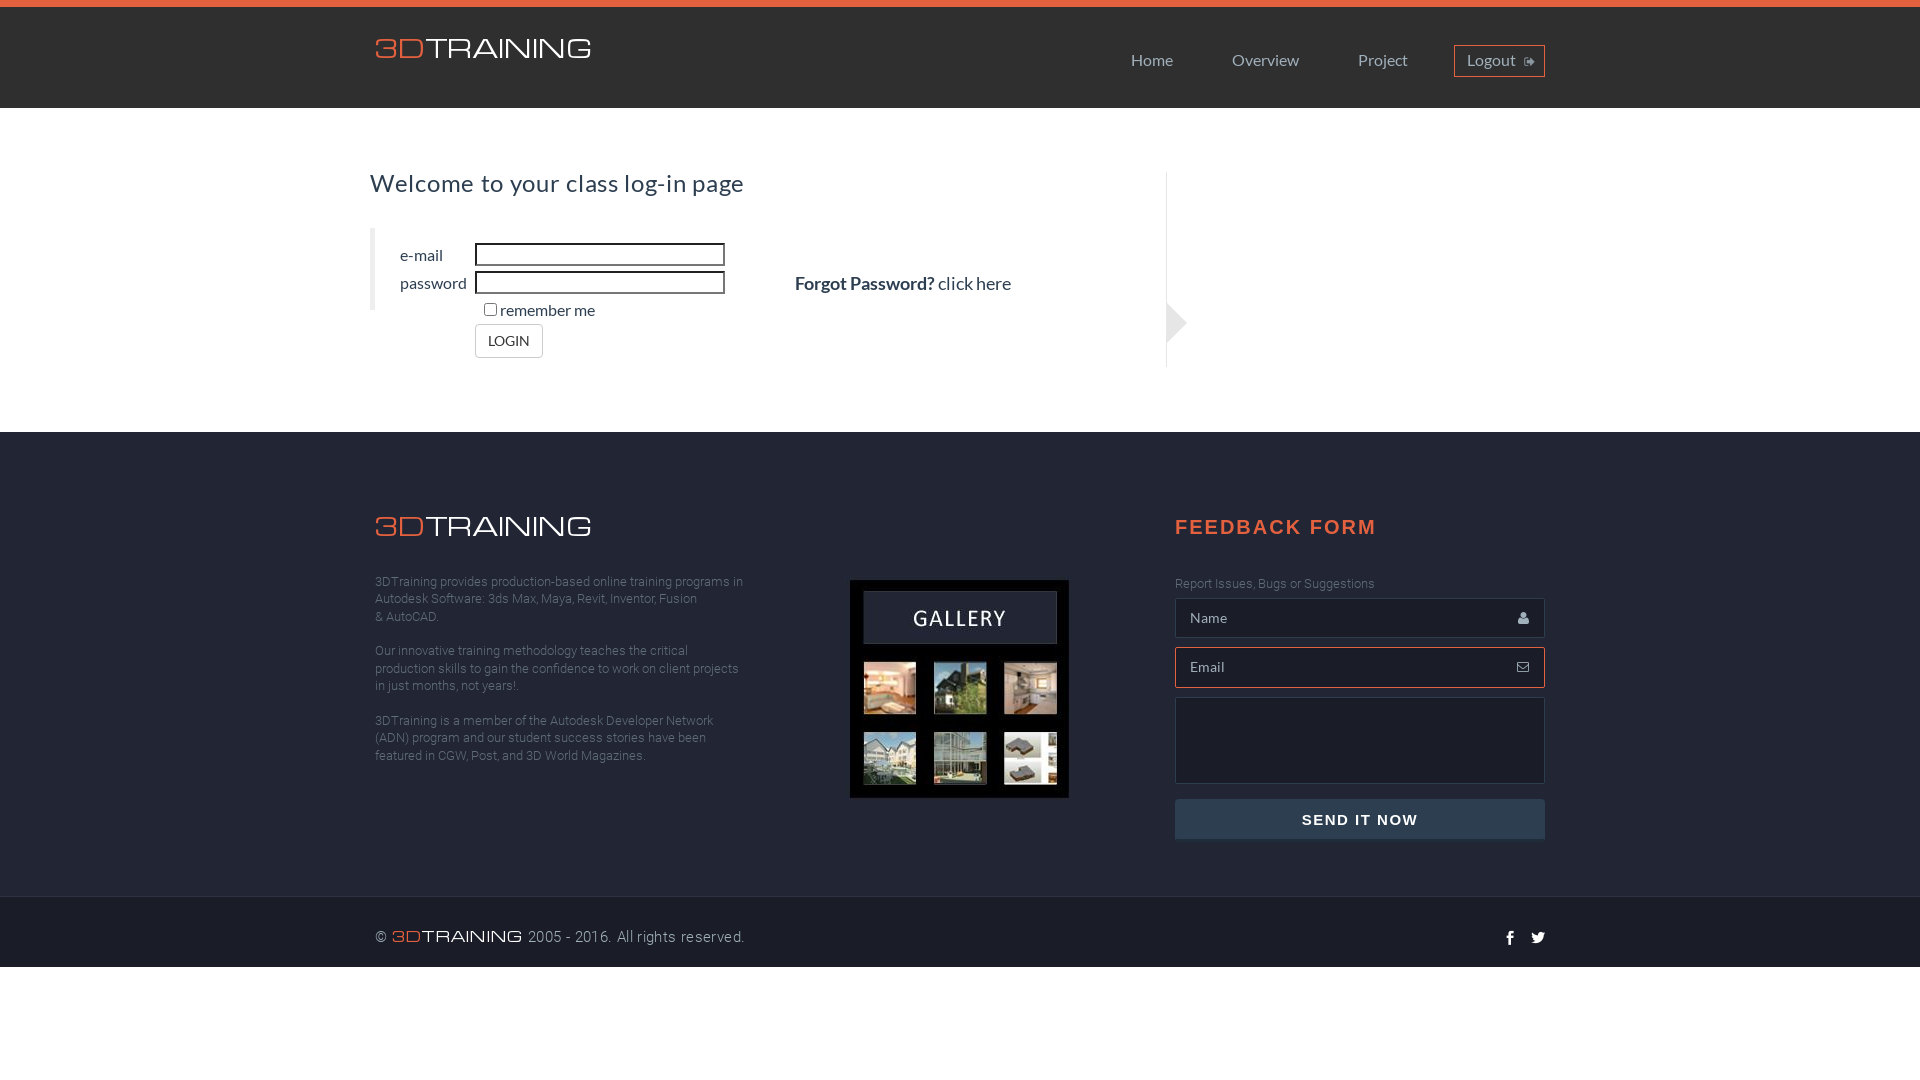 This screenshot has width=1920, height=1080. Describe the element at coordinates (1264, 60) in the screenshot. I see `'Overview'` at that location.